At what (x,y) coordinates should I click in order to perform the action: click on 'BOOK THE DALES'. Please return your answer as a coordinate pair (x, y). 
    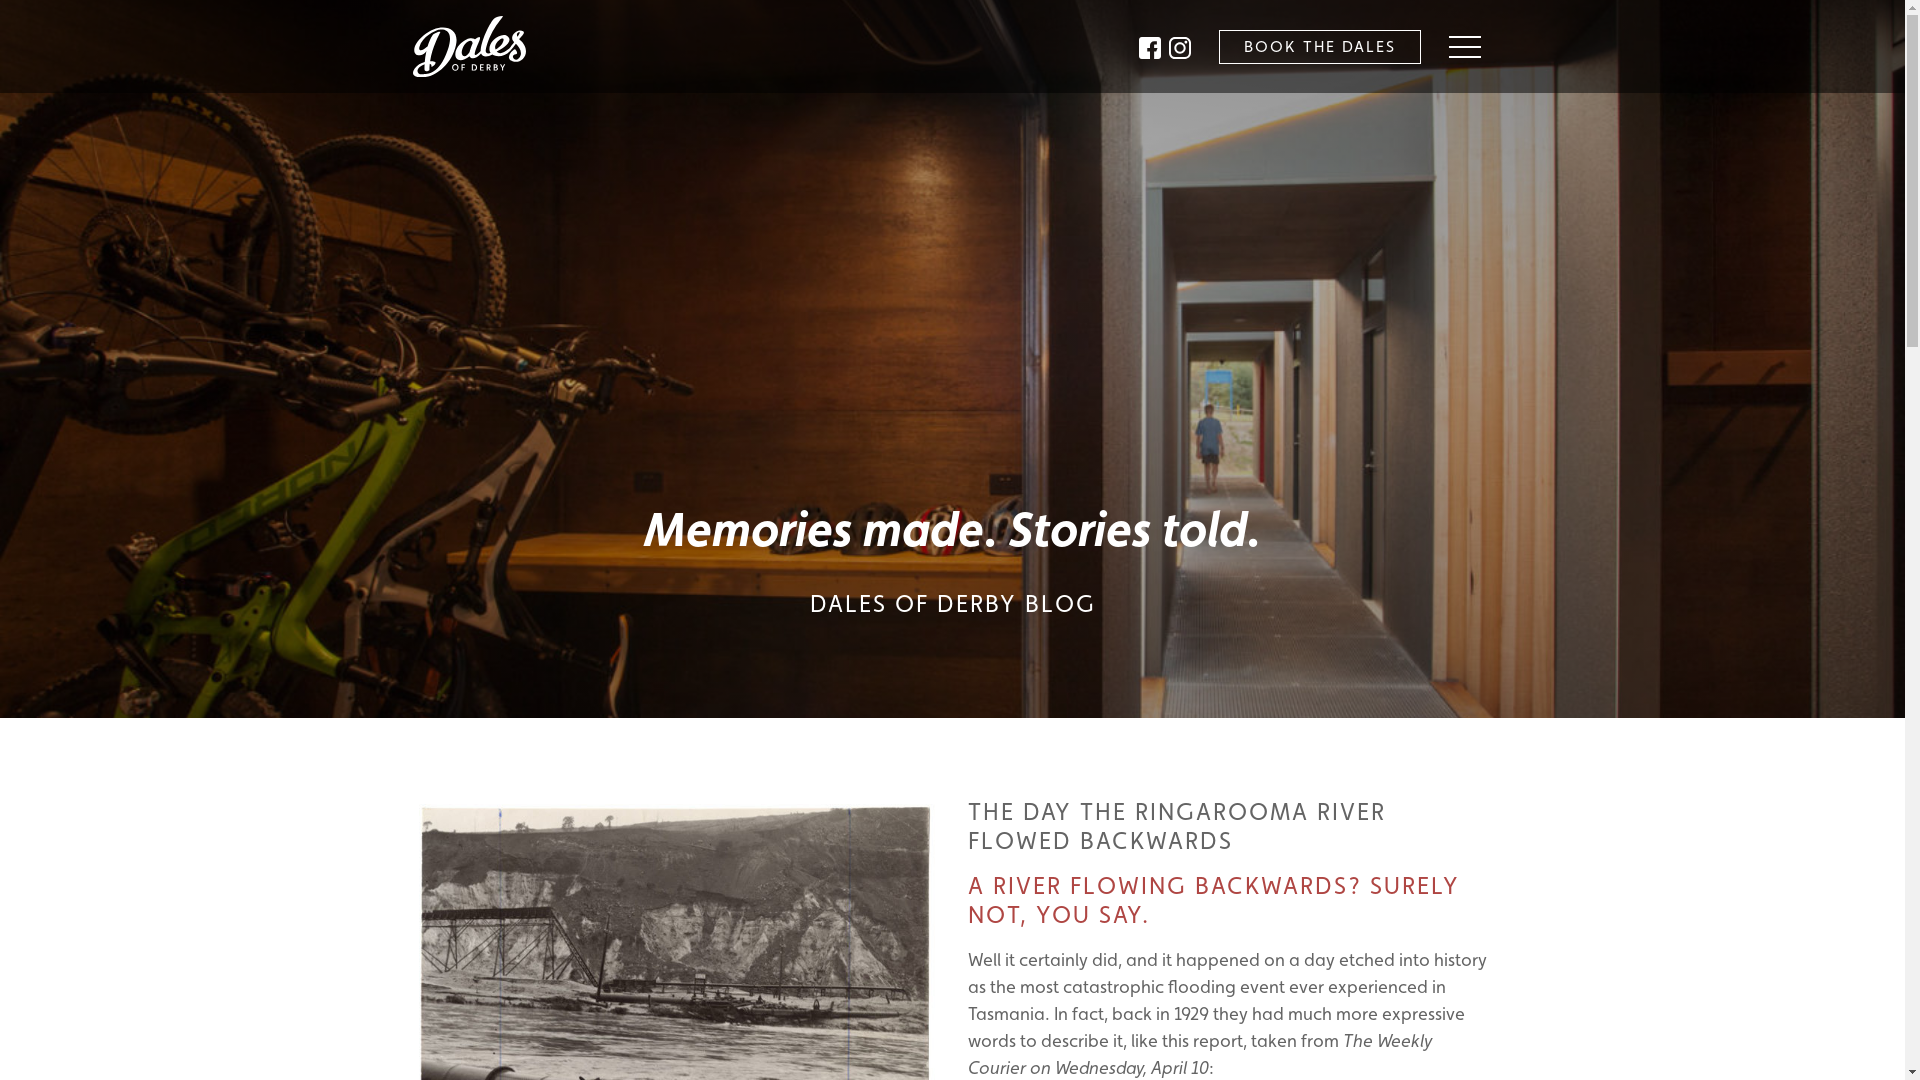
    Looking at the image, I should click on (1319, 45).